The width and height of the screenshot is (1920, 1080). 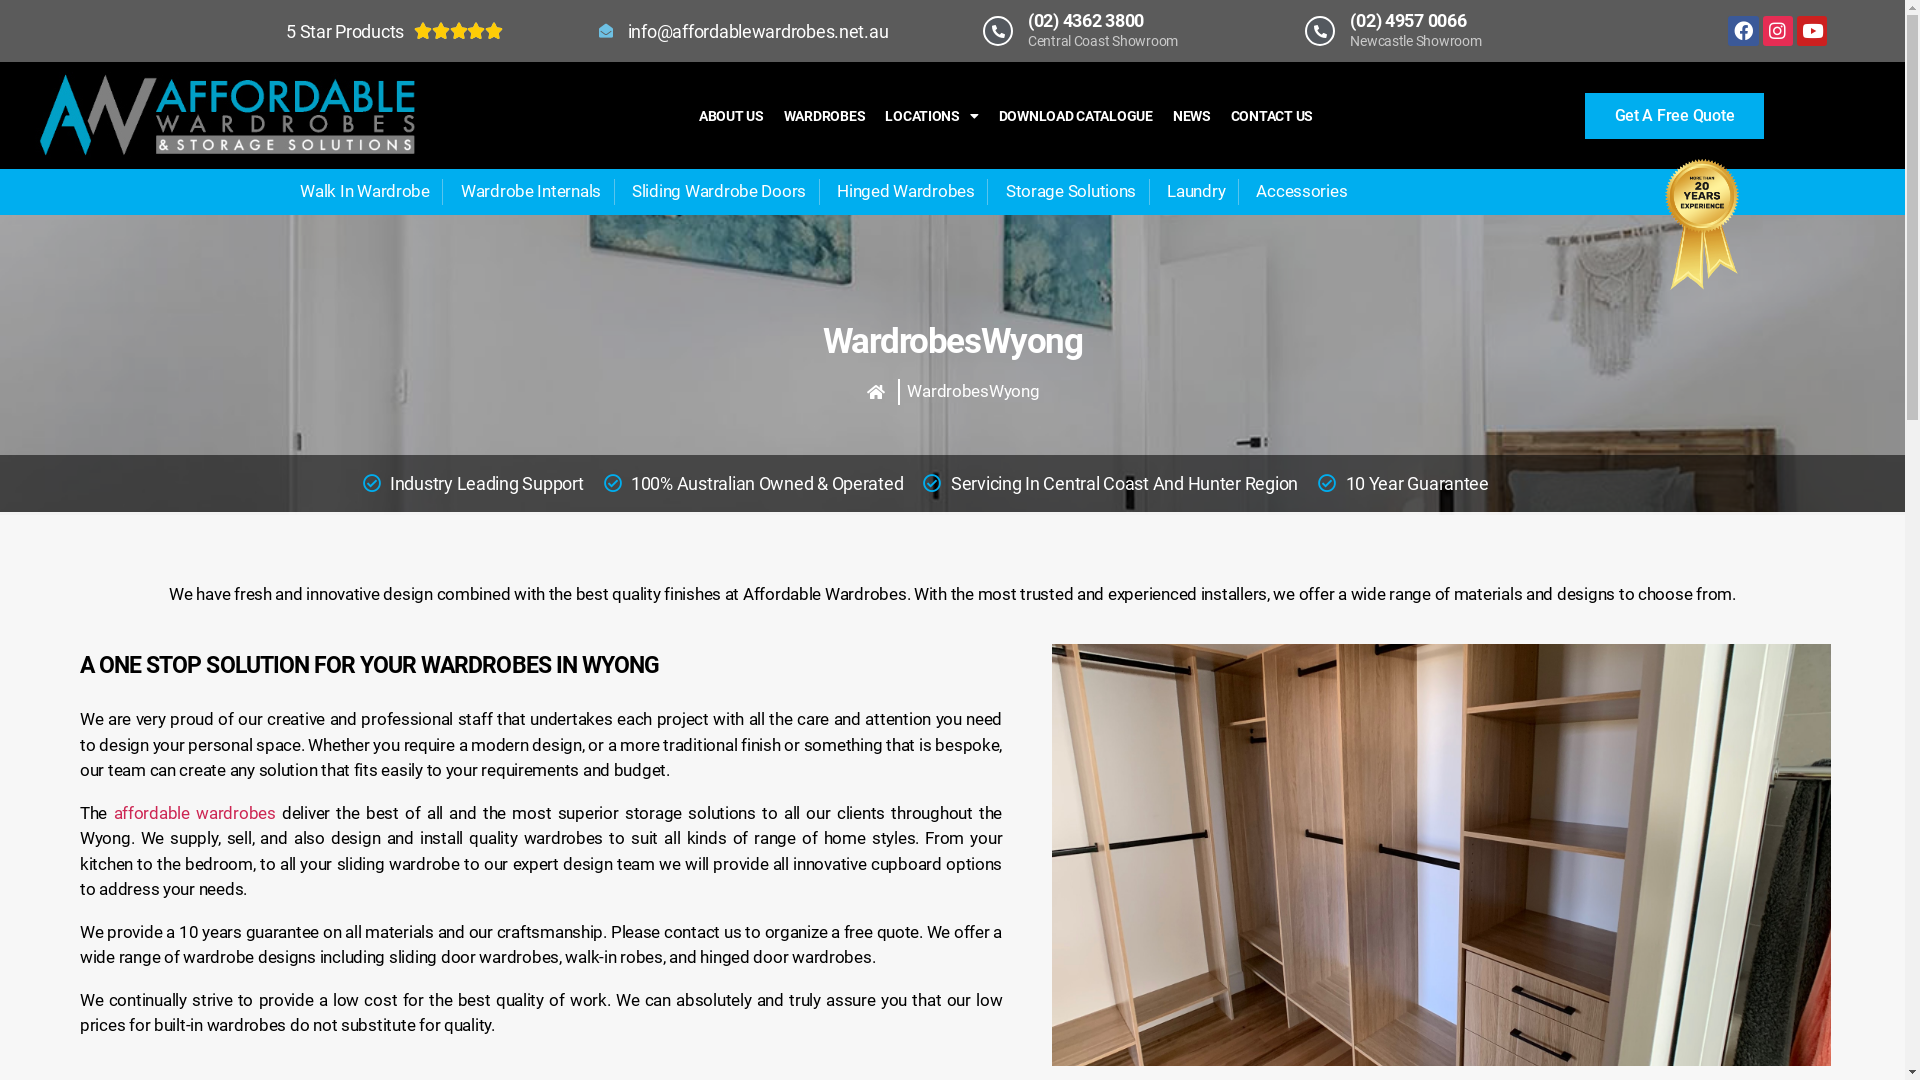 I want to click on 'info@affordablewardrobes.net.au', so click(x=742, y=31).